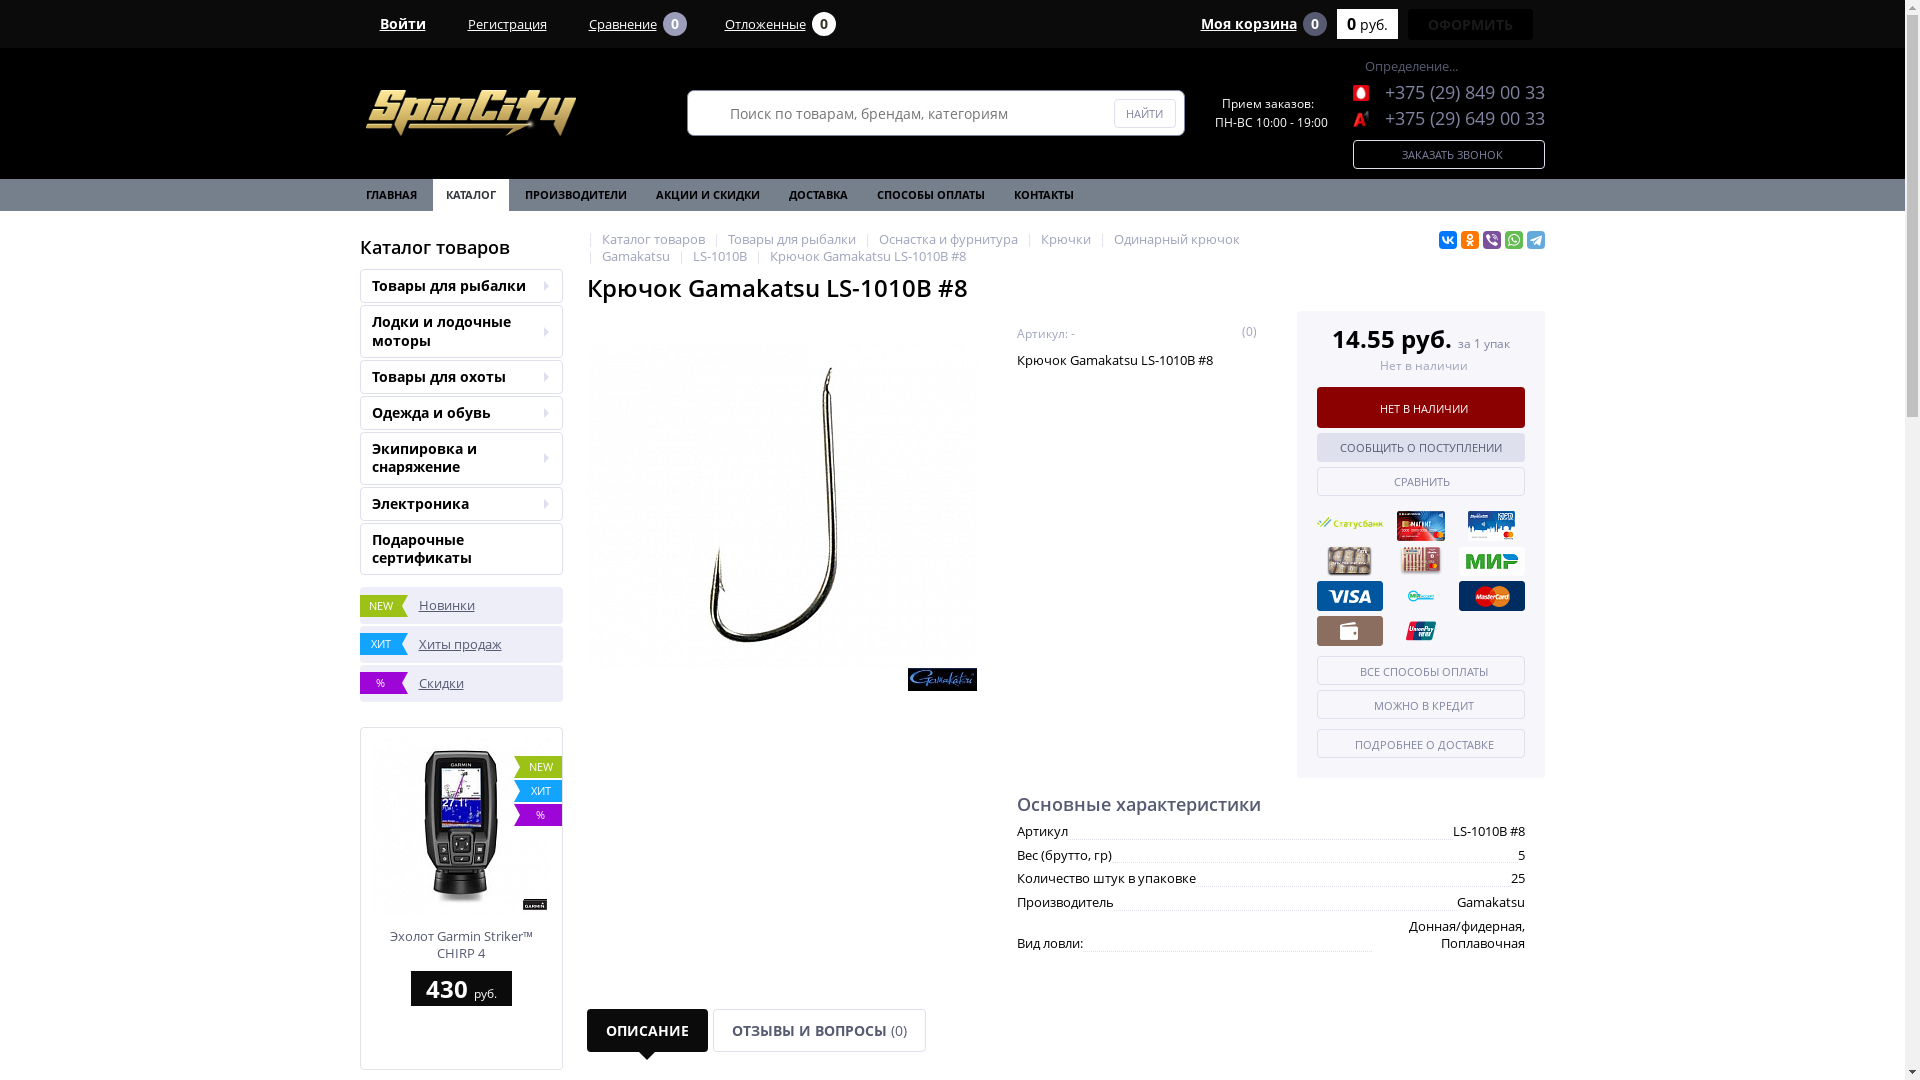 The image size is (1920, 1080). What do you see at coordinates (1348, 595) in the screenshot?
I see `'VISA'` at bounding box center [1348, 595].